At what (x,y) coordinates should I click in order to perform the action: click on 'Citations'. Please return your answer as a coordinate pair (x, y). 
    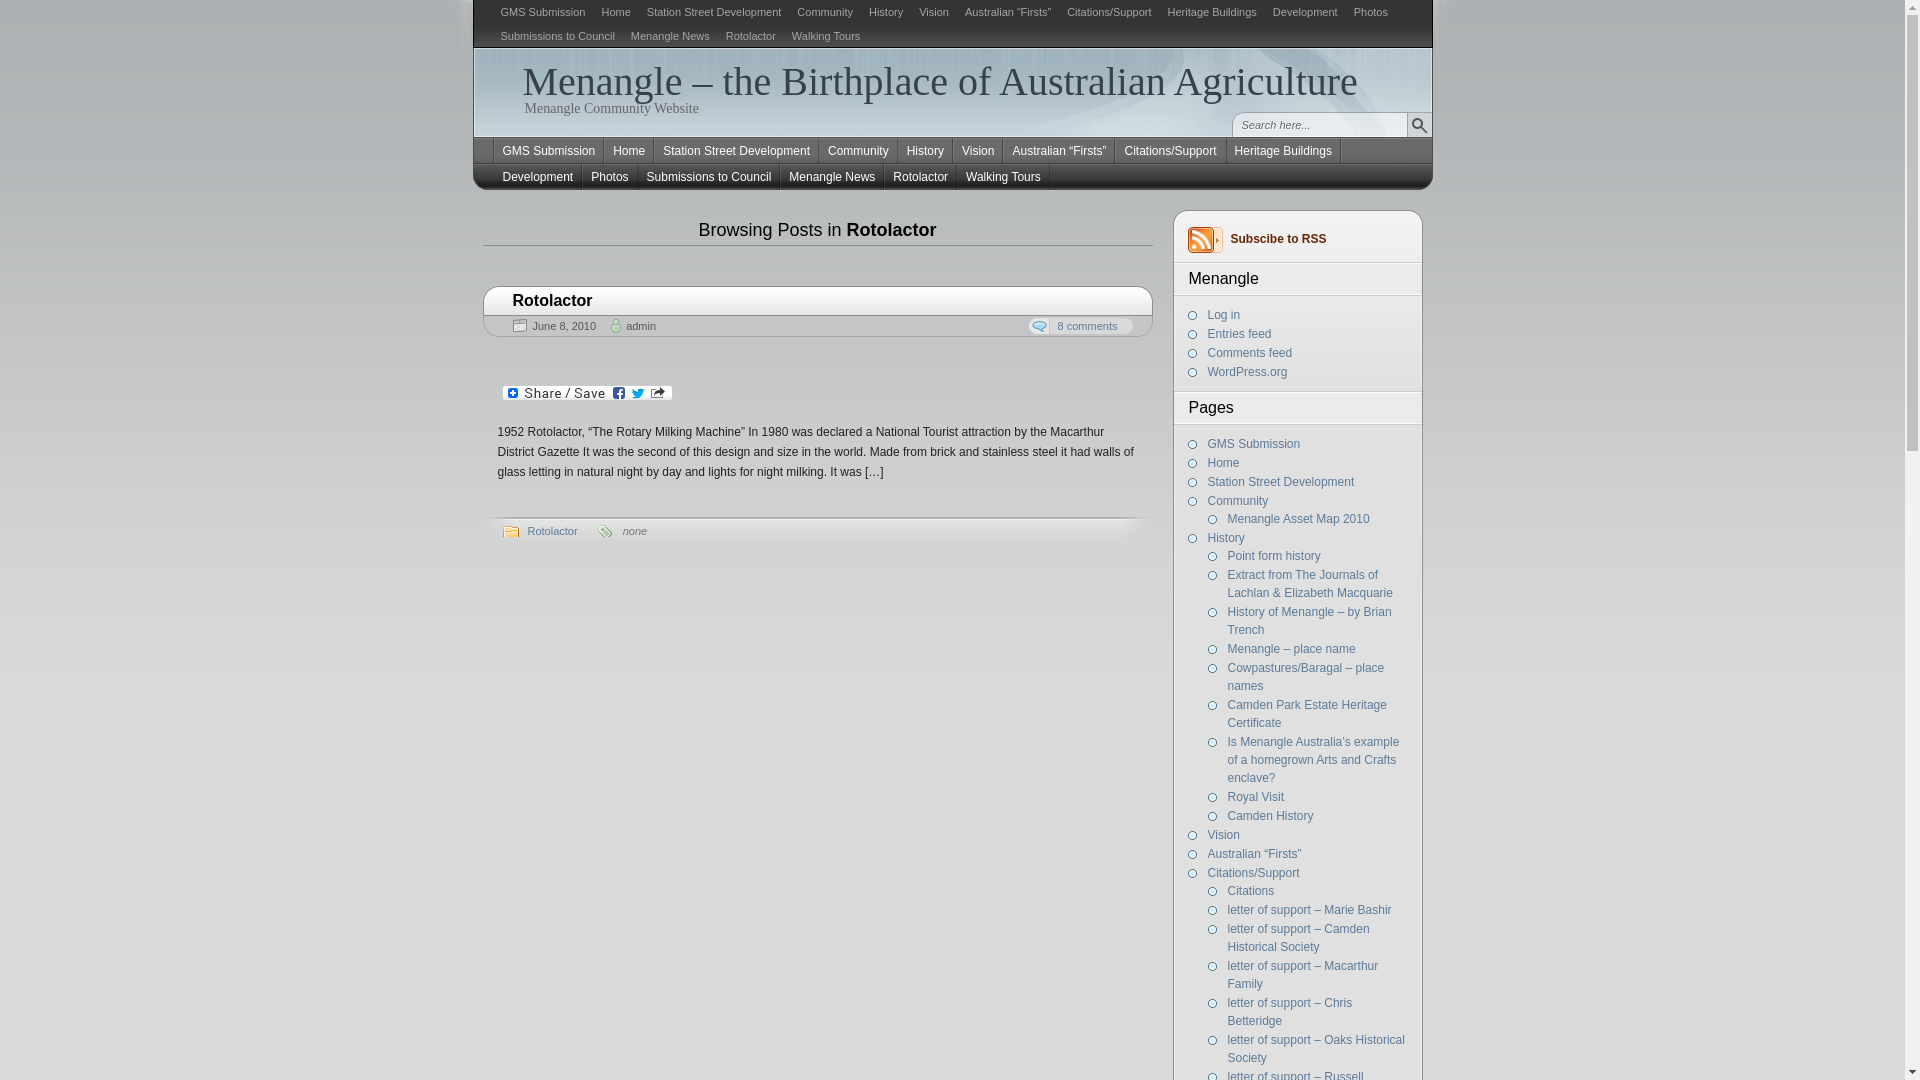
    Looking at the image, I should click on (1250, 890).